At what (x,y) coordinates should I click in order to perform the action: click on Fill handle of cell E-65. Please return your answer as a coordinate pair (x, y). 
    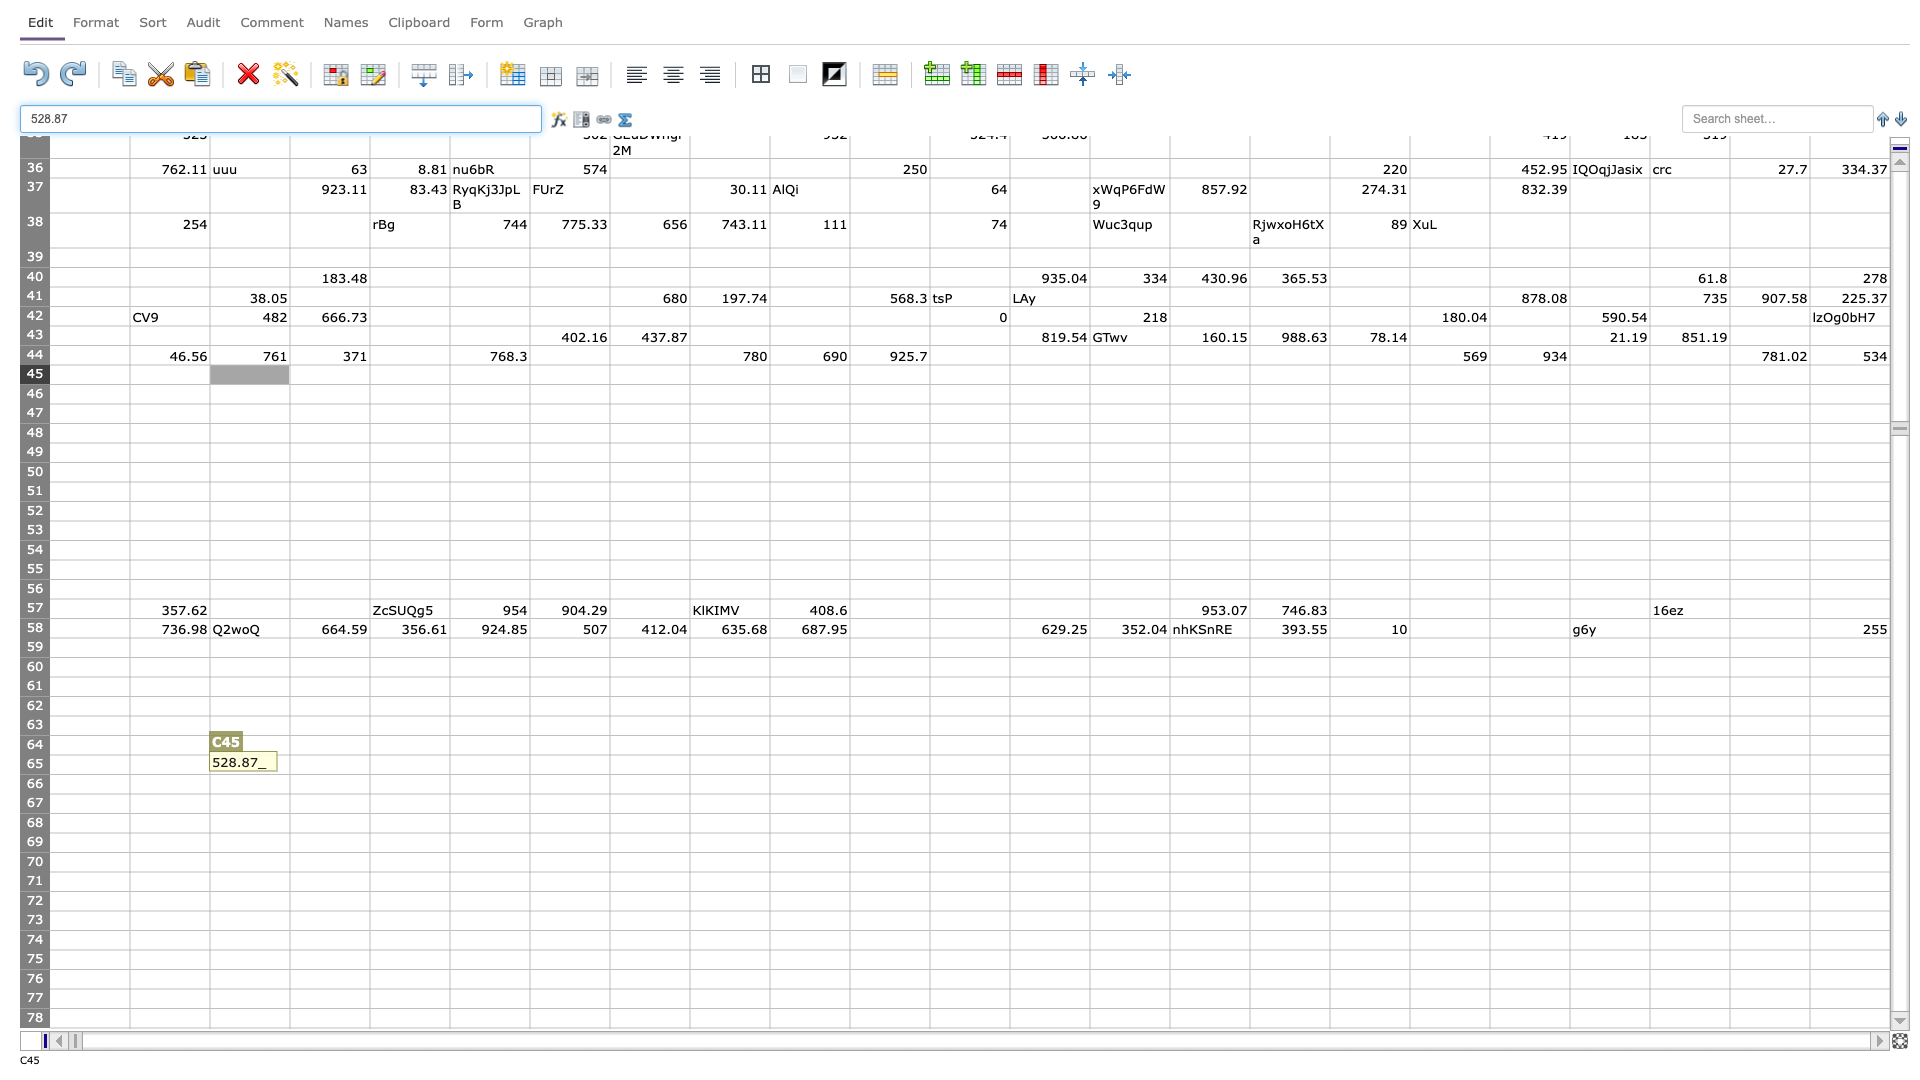
    Looking at the image, I should click on (449, 773).